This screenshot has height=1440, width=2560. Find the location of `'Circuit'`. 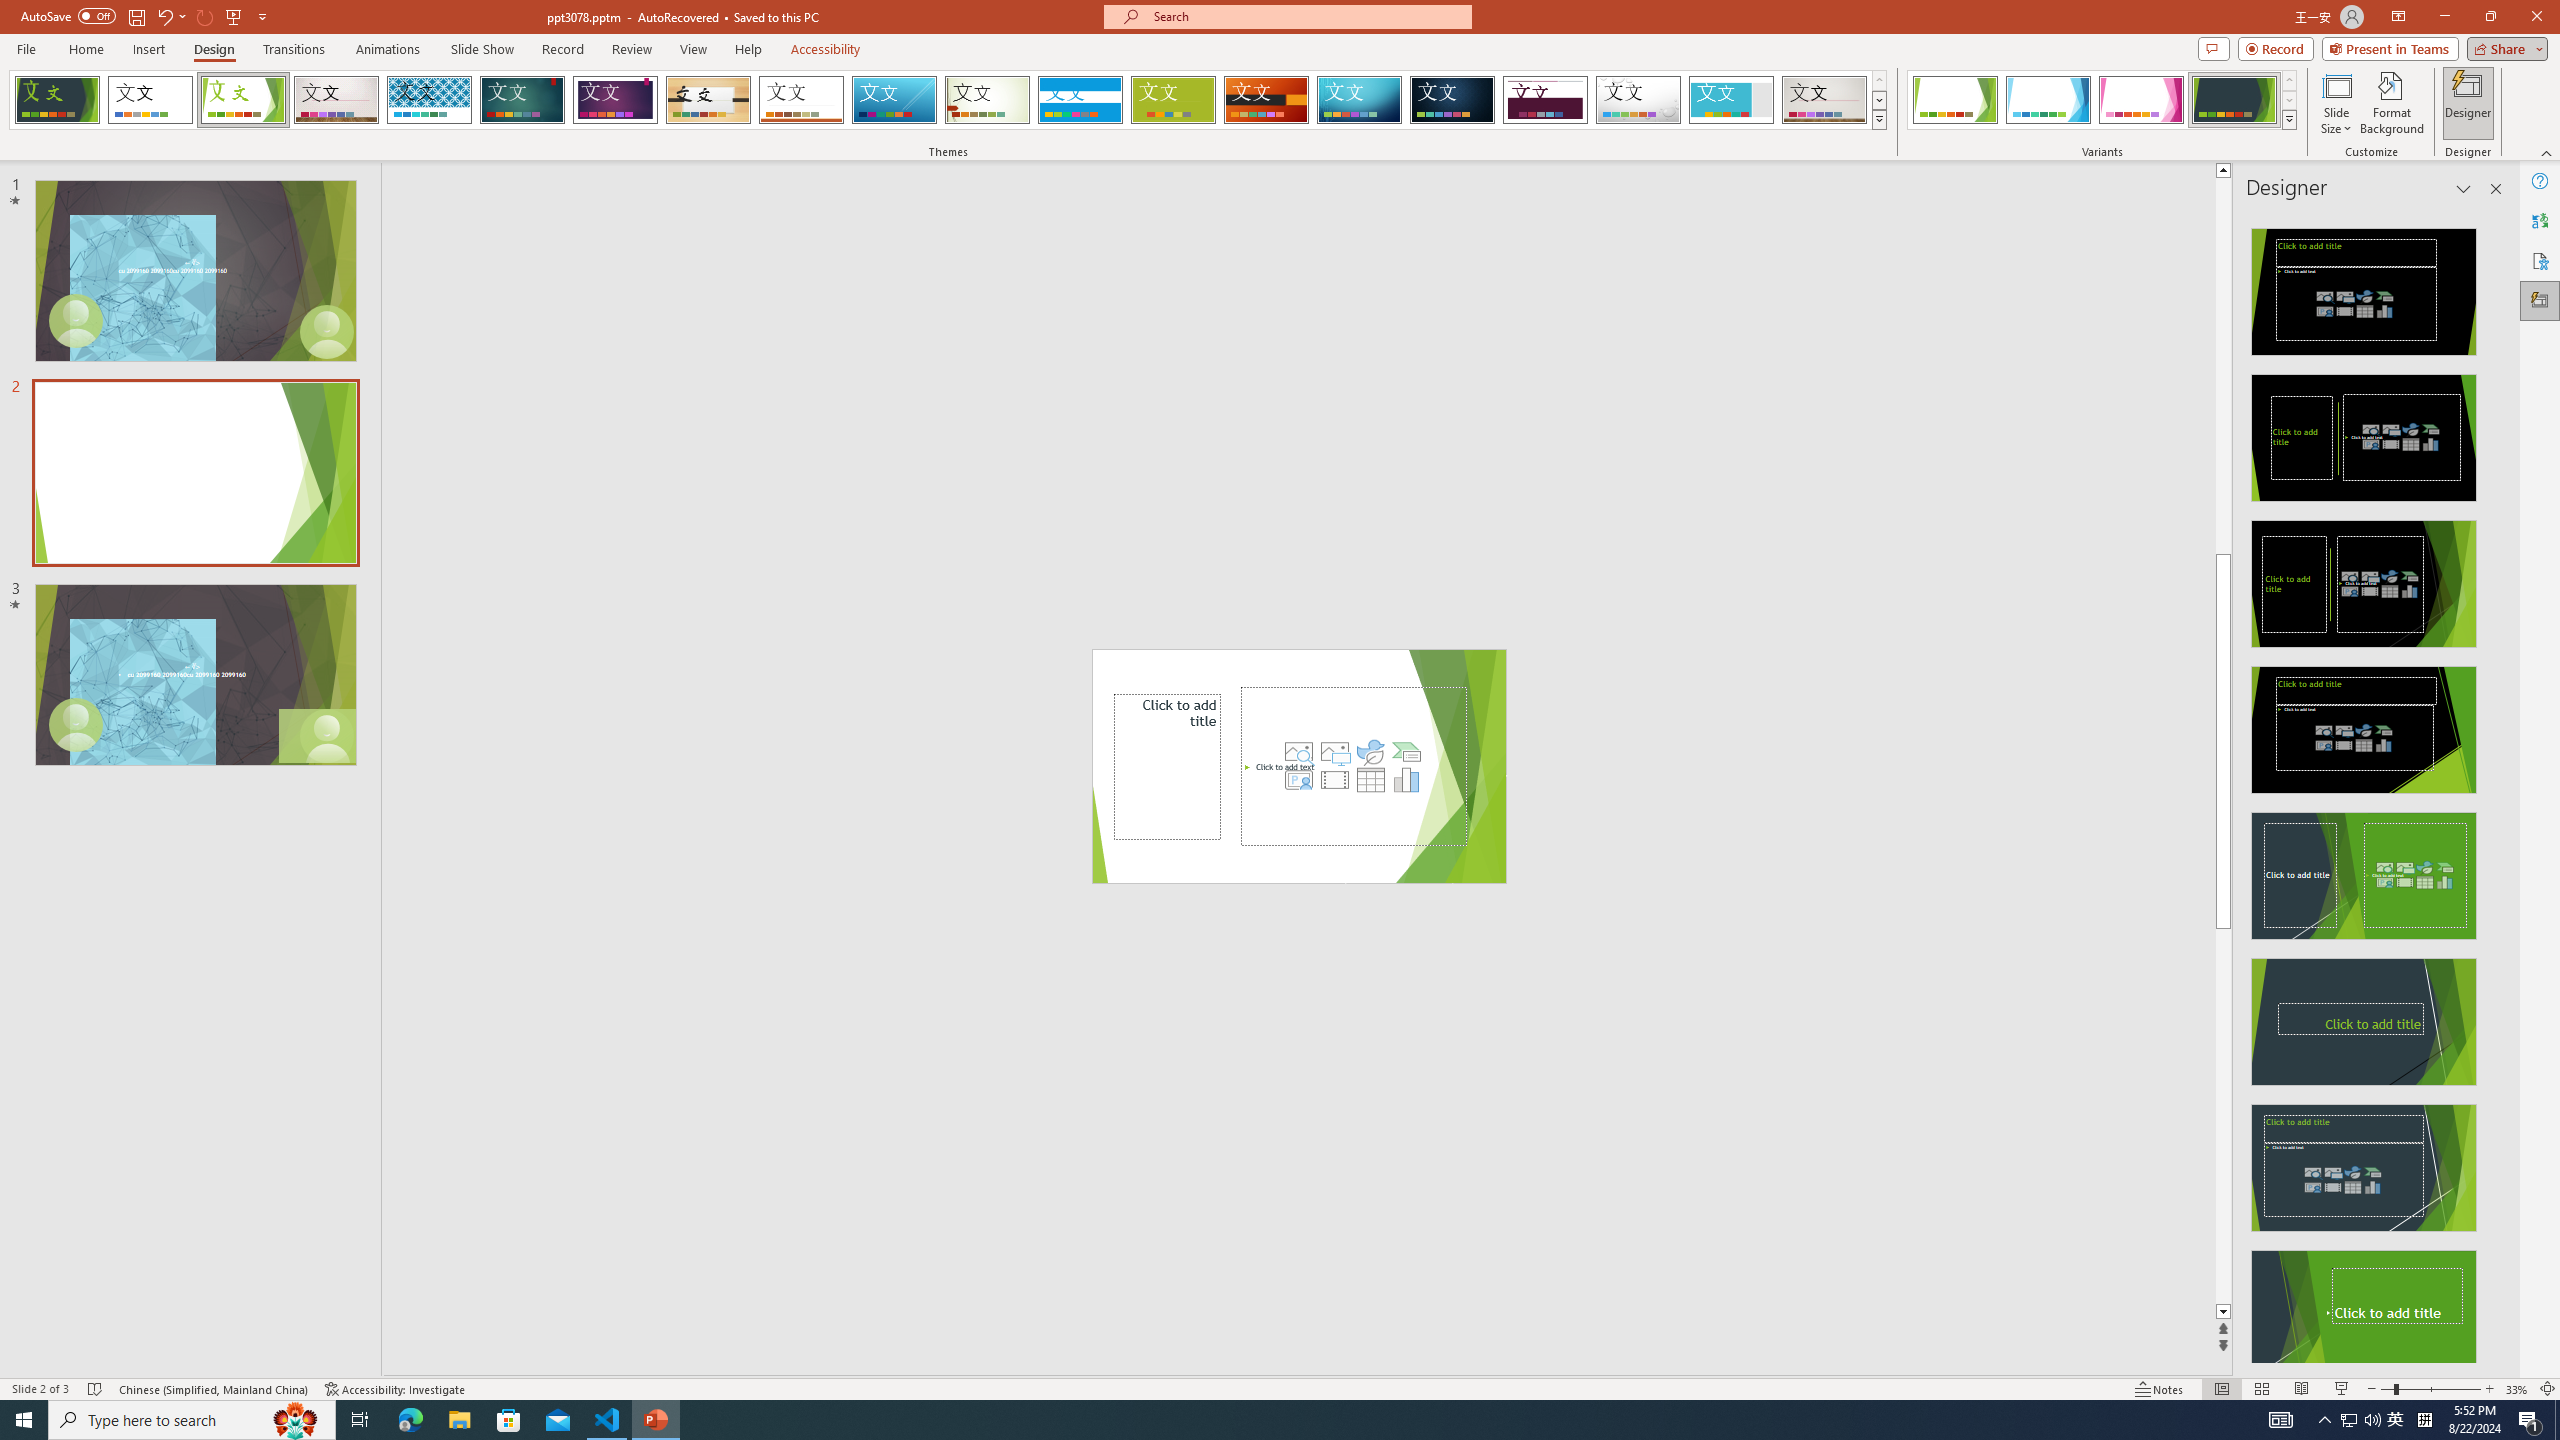

'Circuit' is located at coordinates (1358, 99).